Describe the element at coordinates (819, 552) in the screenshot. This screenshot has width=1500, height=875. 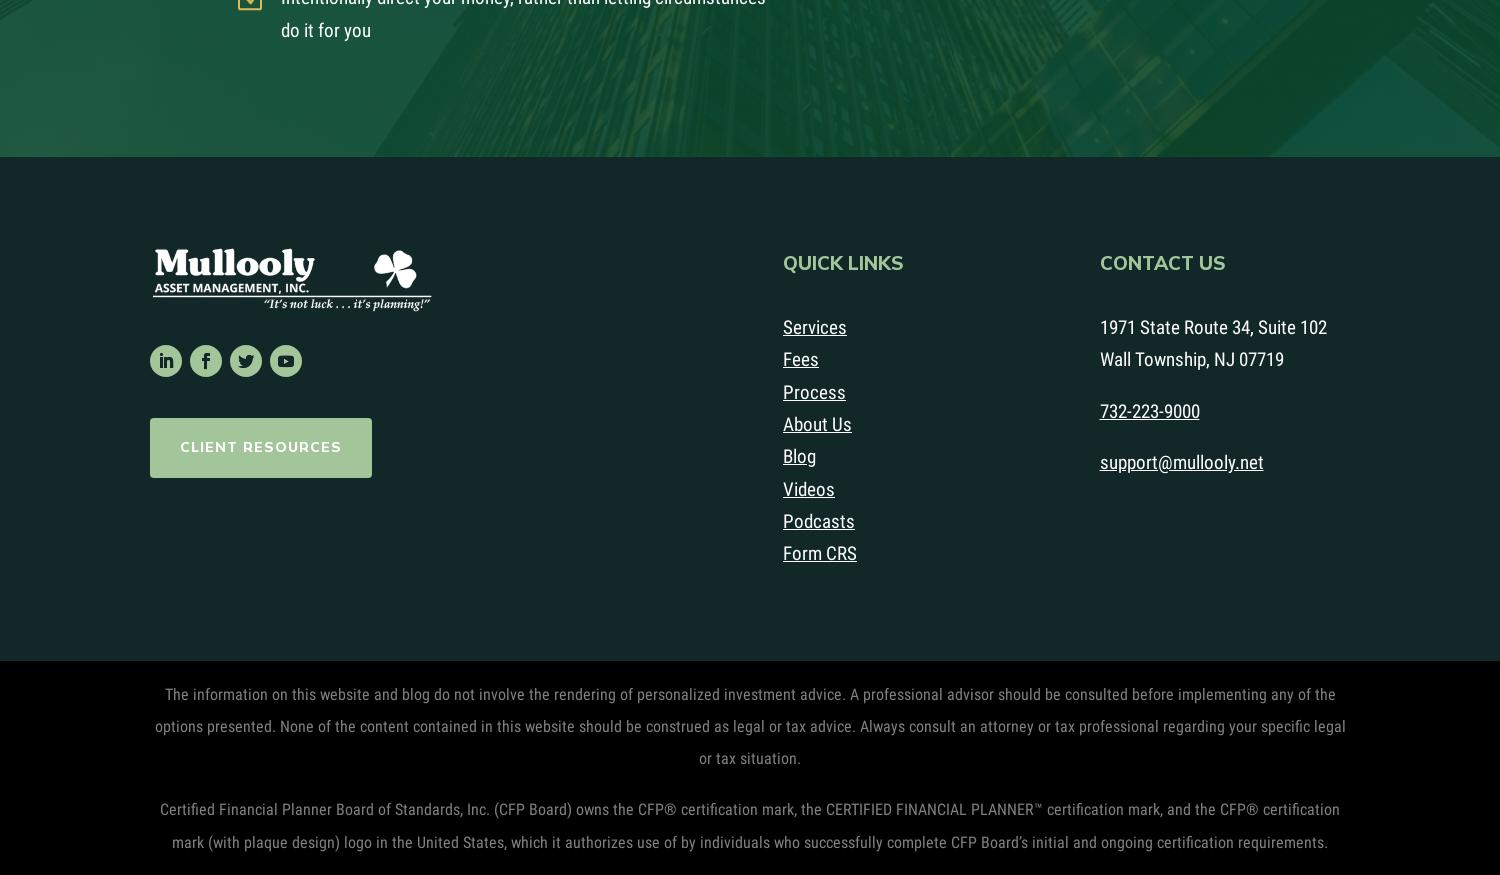
I see `'Form CRS'` at that location.